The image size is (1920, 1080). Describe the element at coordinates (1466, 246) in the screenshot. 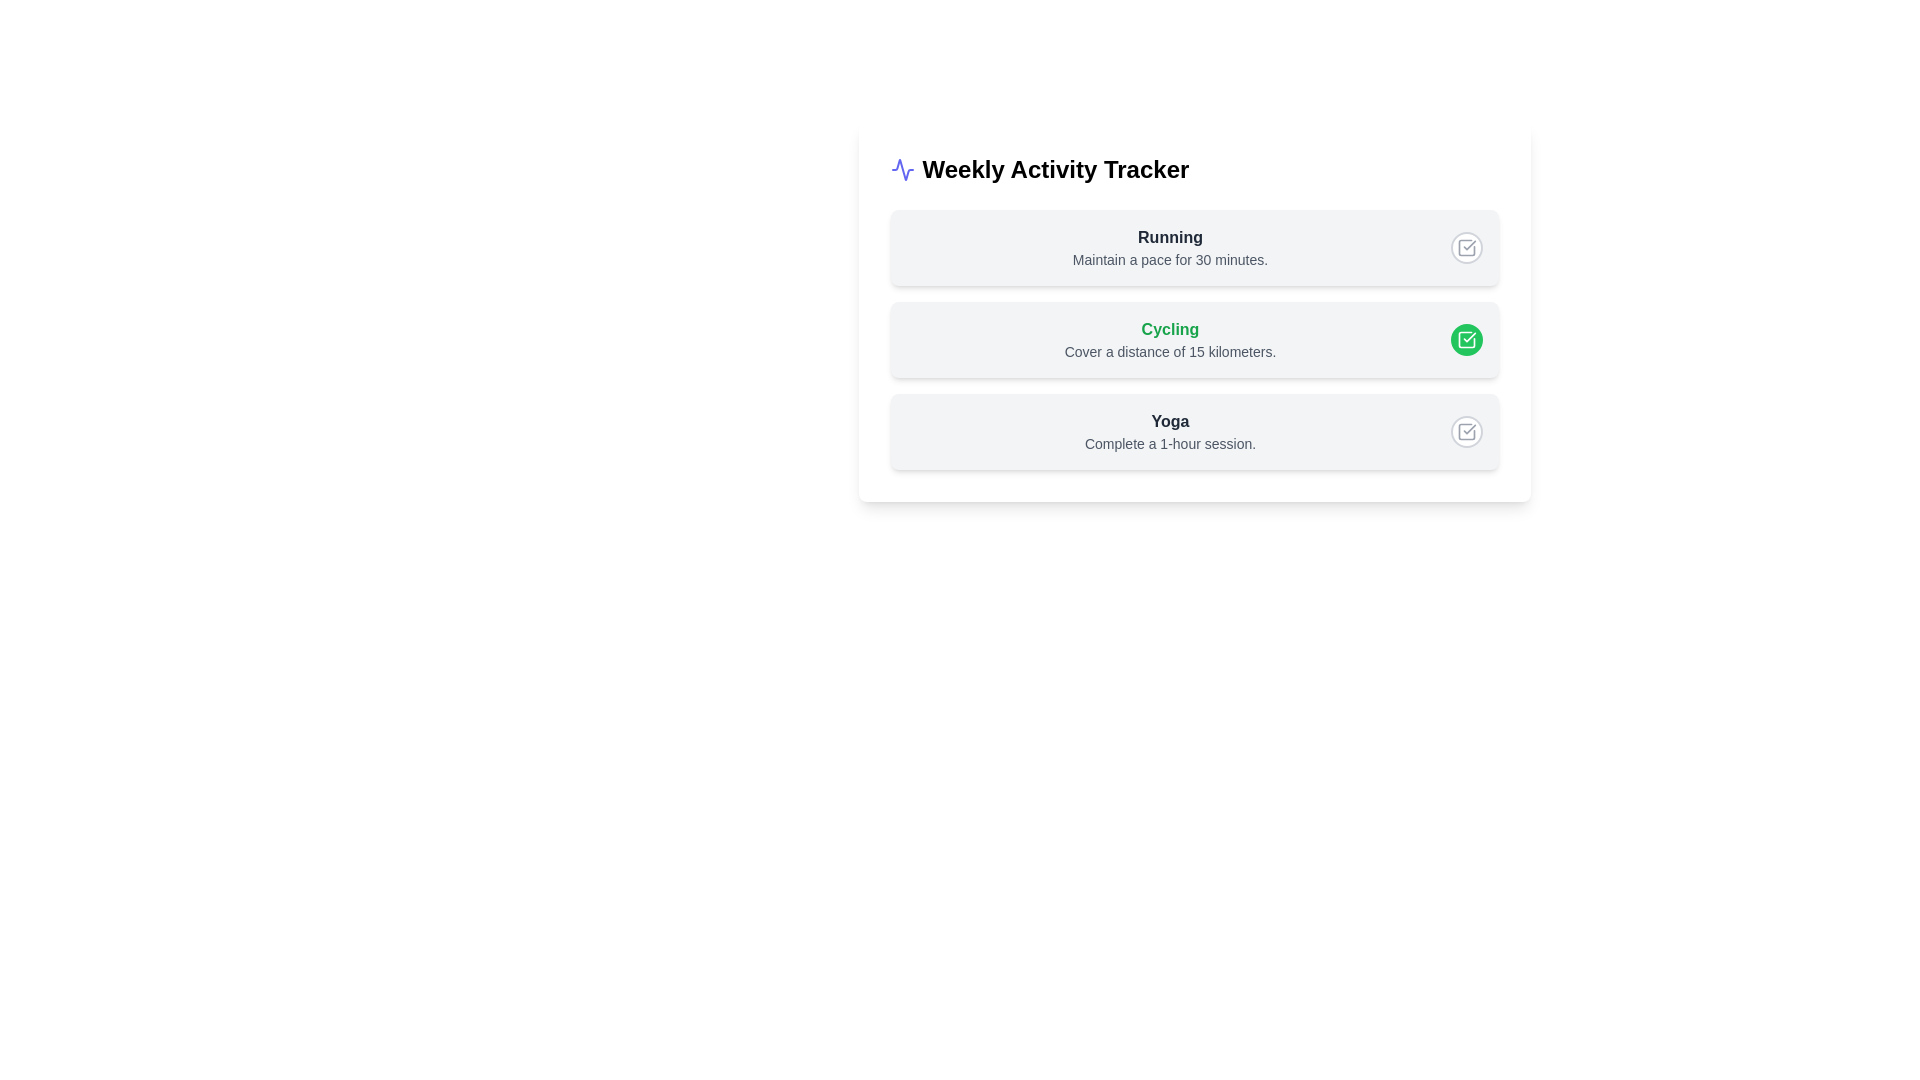

I see `the small circular Icon button with a checkmark inside, located to the right of the text 'Running'` at that location.